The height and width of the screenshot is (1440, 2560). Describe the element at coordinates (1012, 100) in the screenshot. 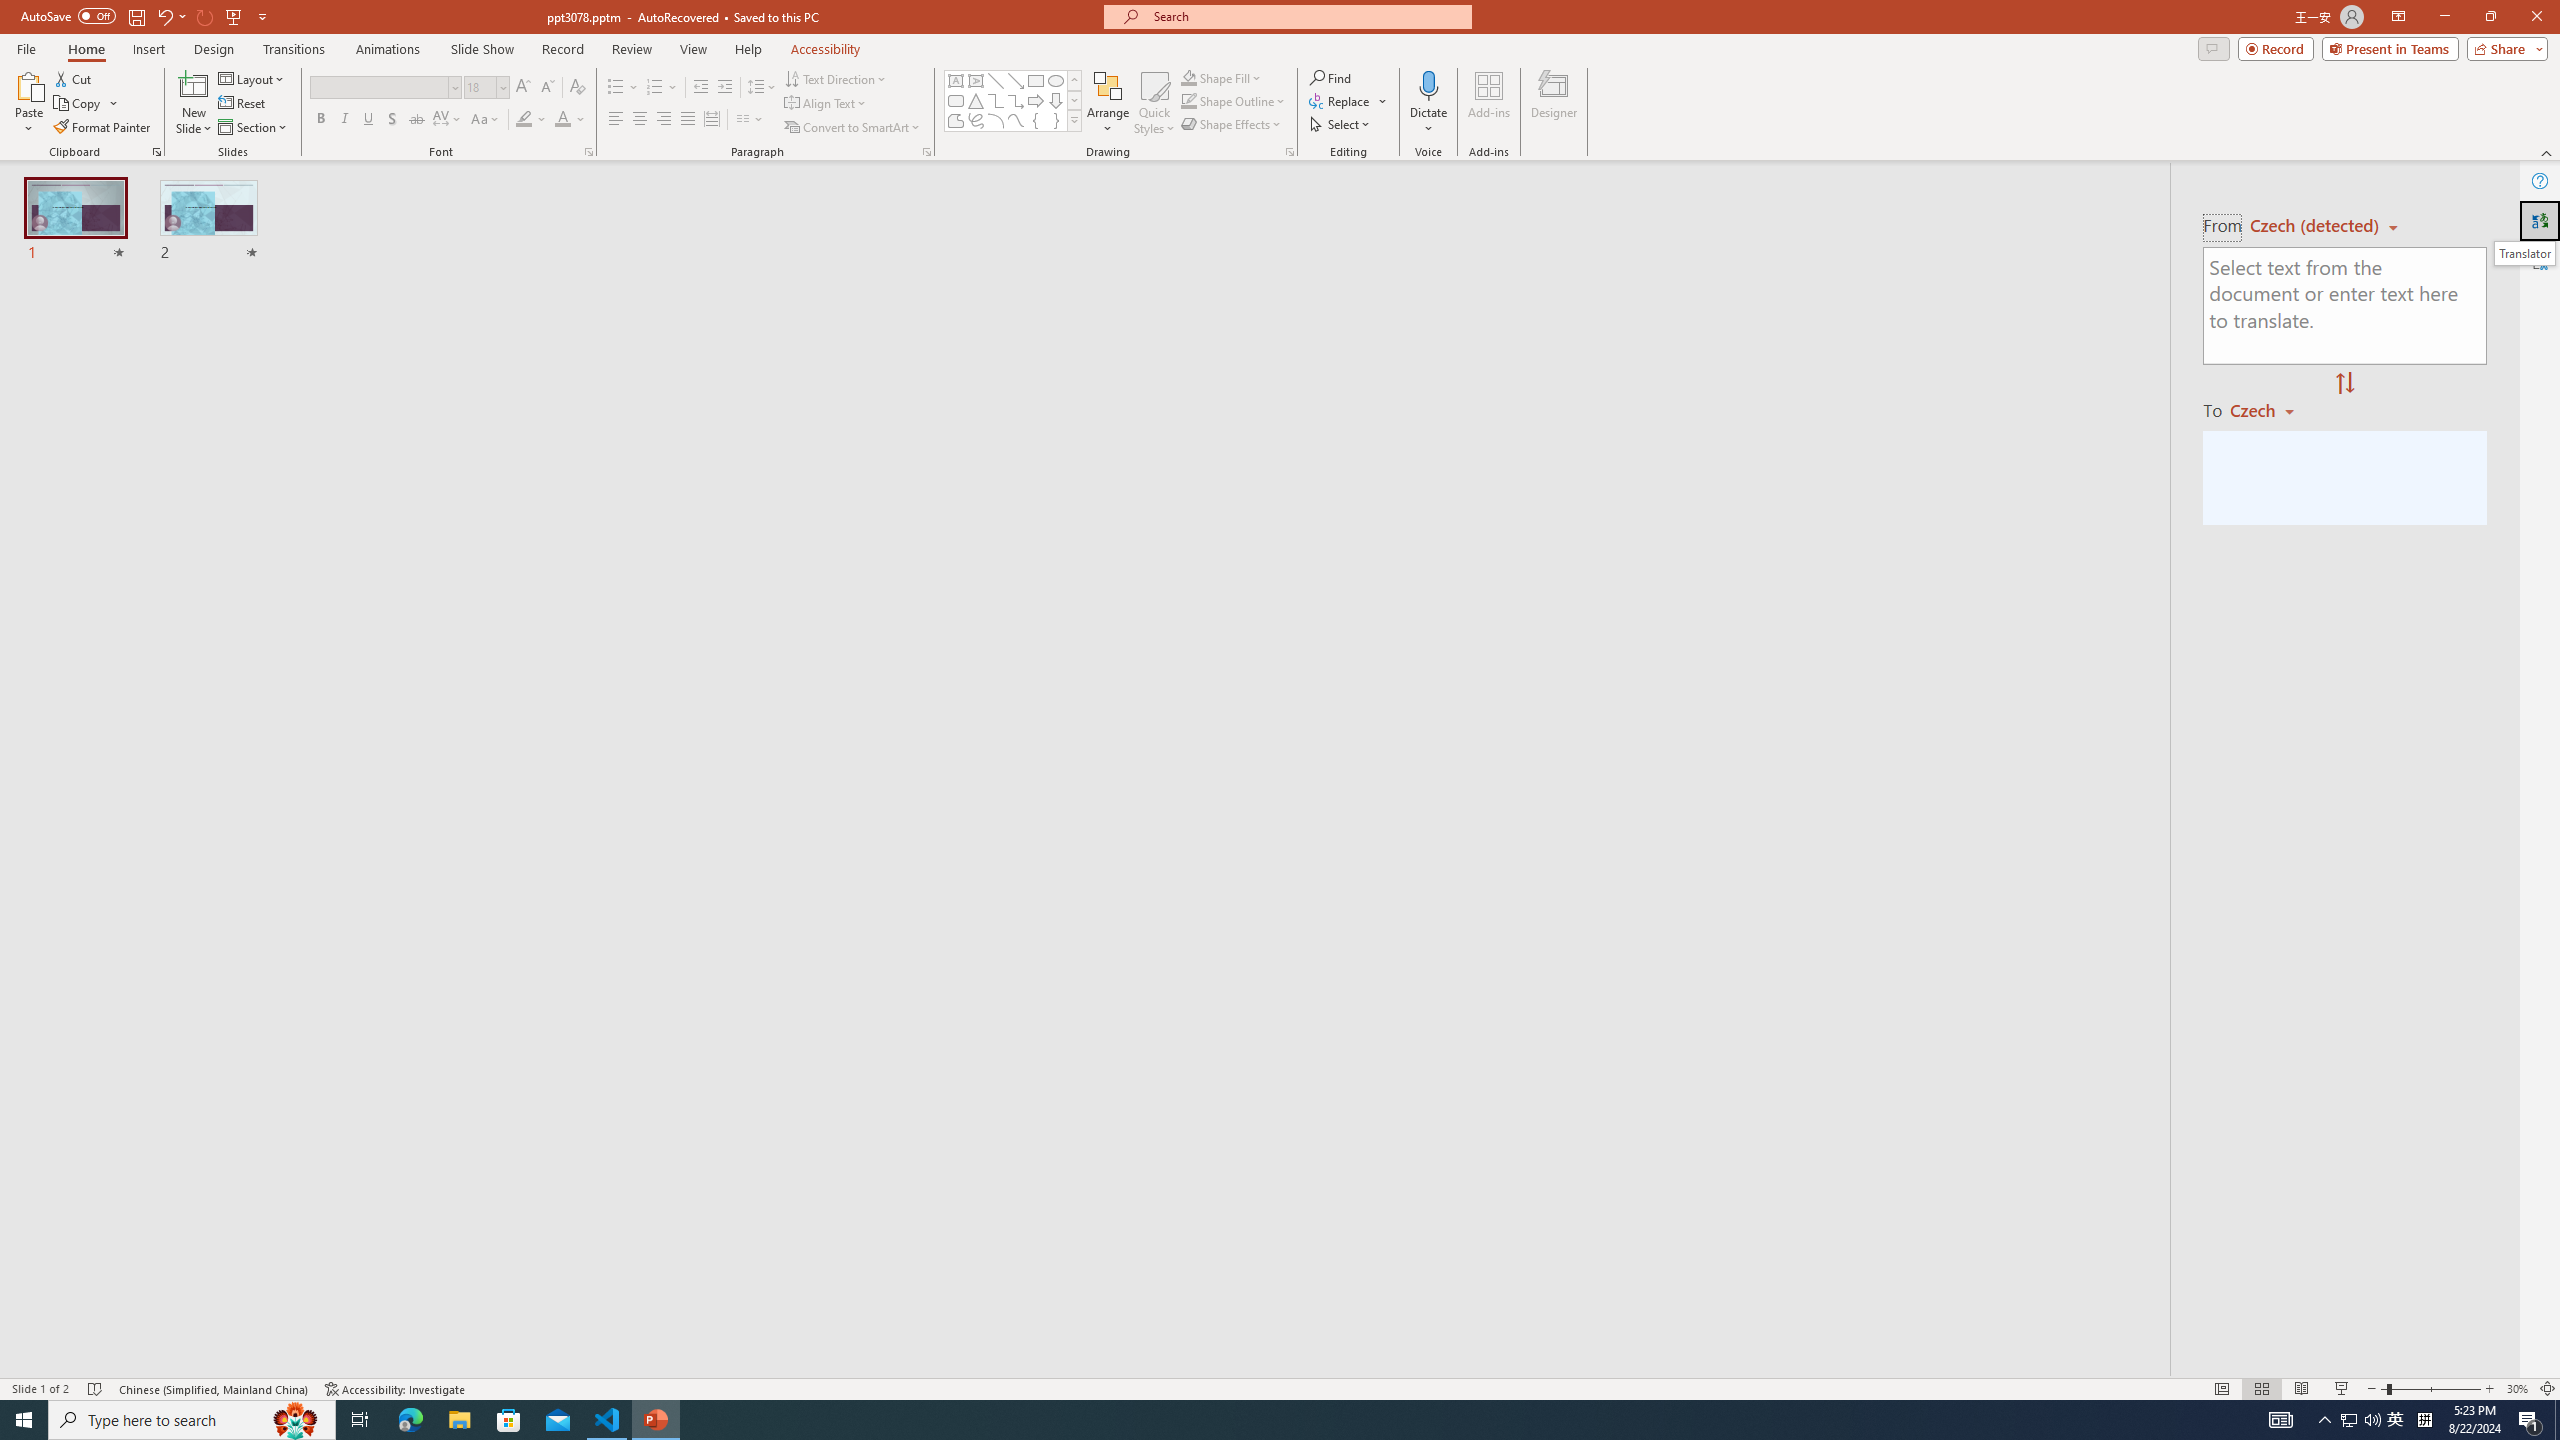

I see `'AutomationID: ShapesInsertGallery'` at that location.